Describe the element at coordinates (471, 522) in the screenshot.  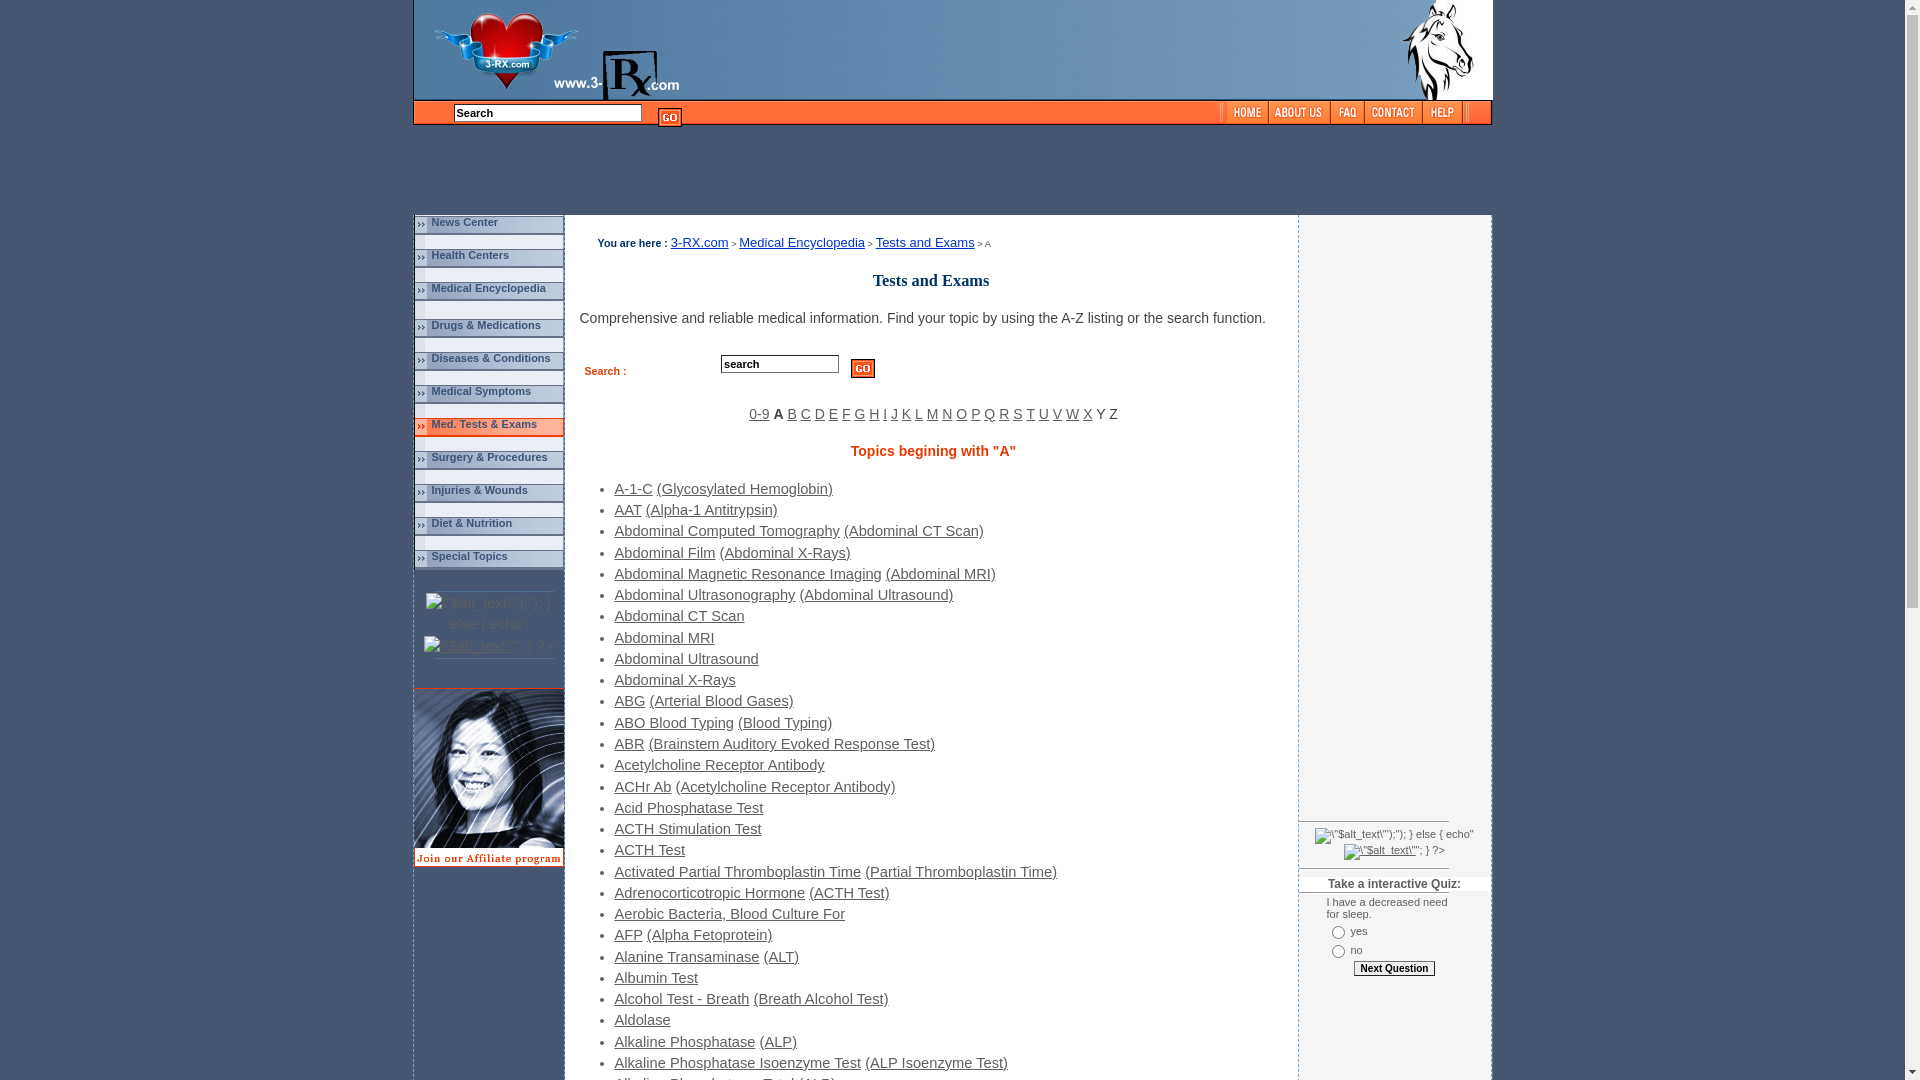
I see `'Diet & Nutrition'` at that location.